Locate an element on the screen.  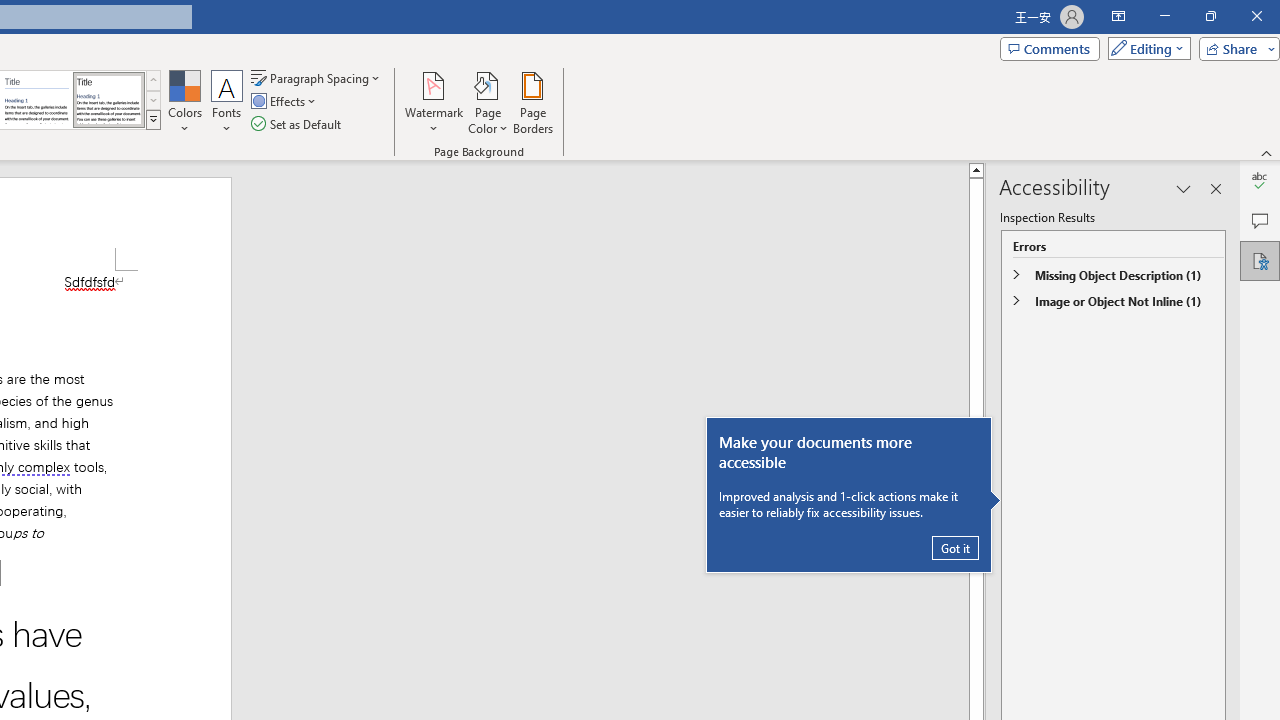
'Row Down' is located at coordinates (152, 100).